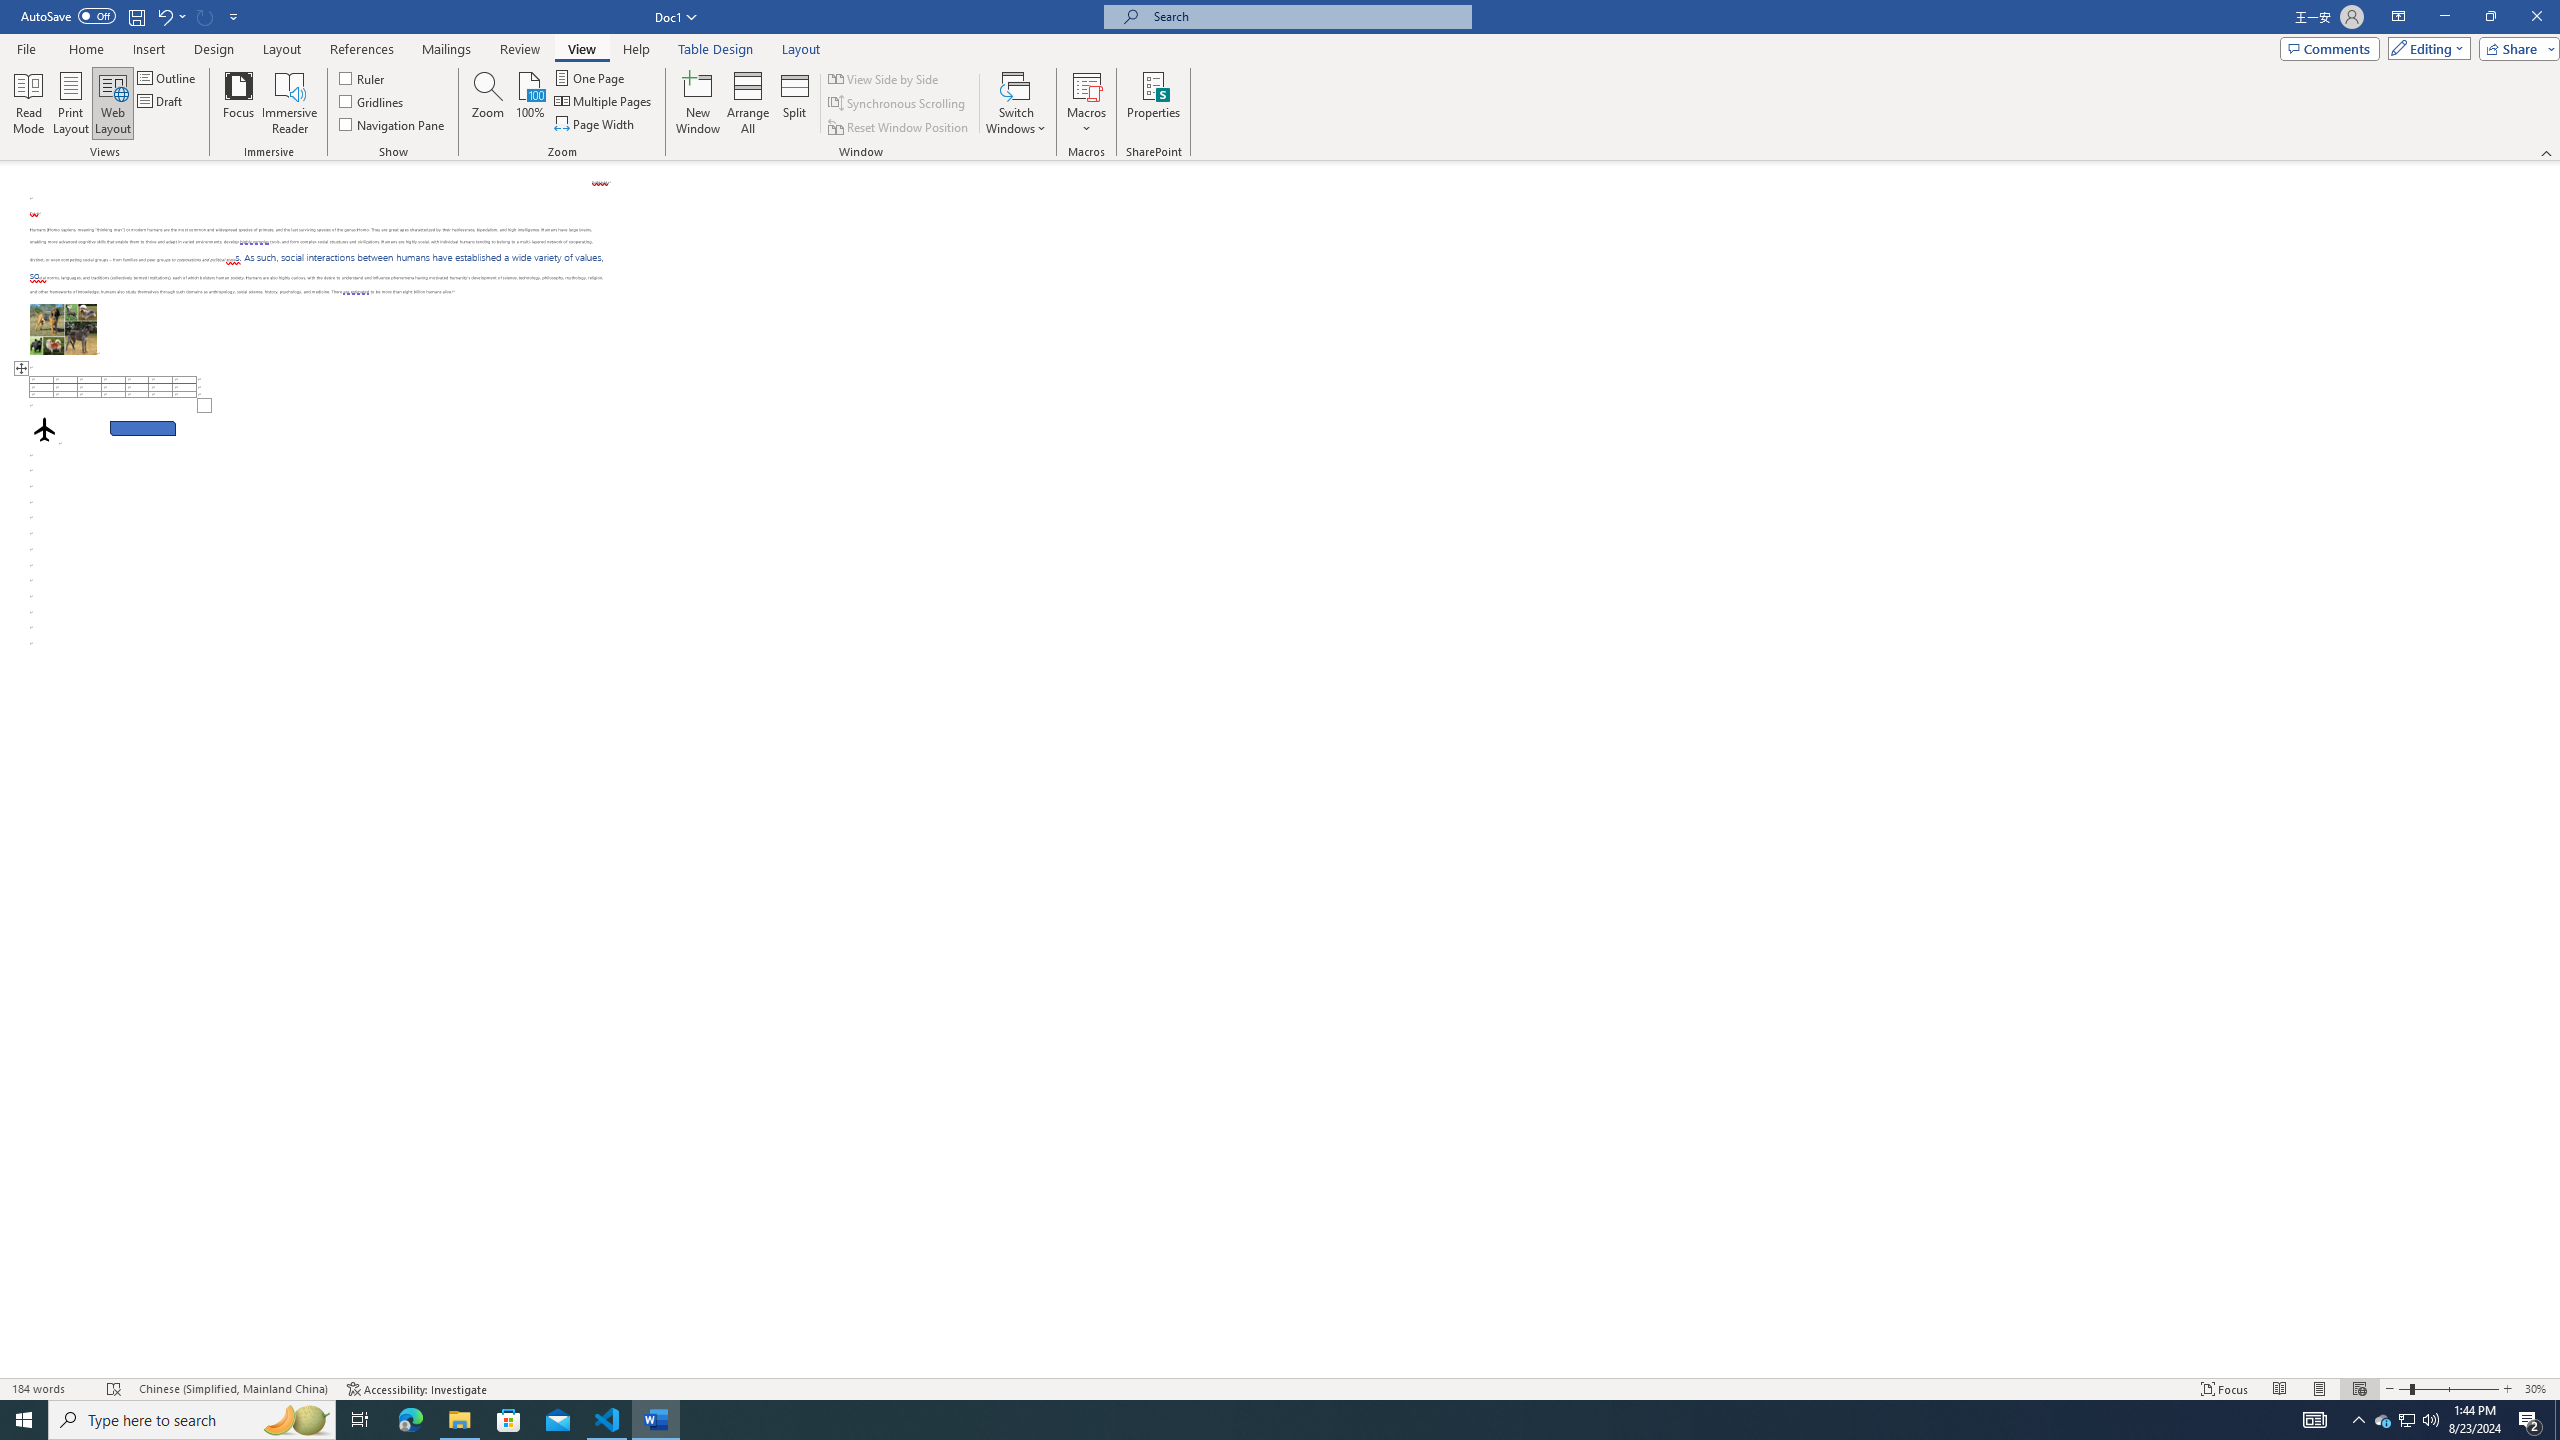 This screenshot has width=2560, height=1440. Describe the element at coordinates (747, 103) in the screenshot. I see `'Arrange All'` at that location.